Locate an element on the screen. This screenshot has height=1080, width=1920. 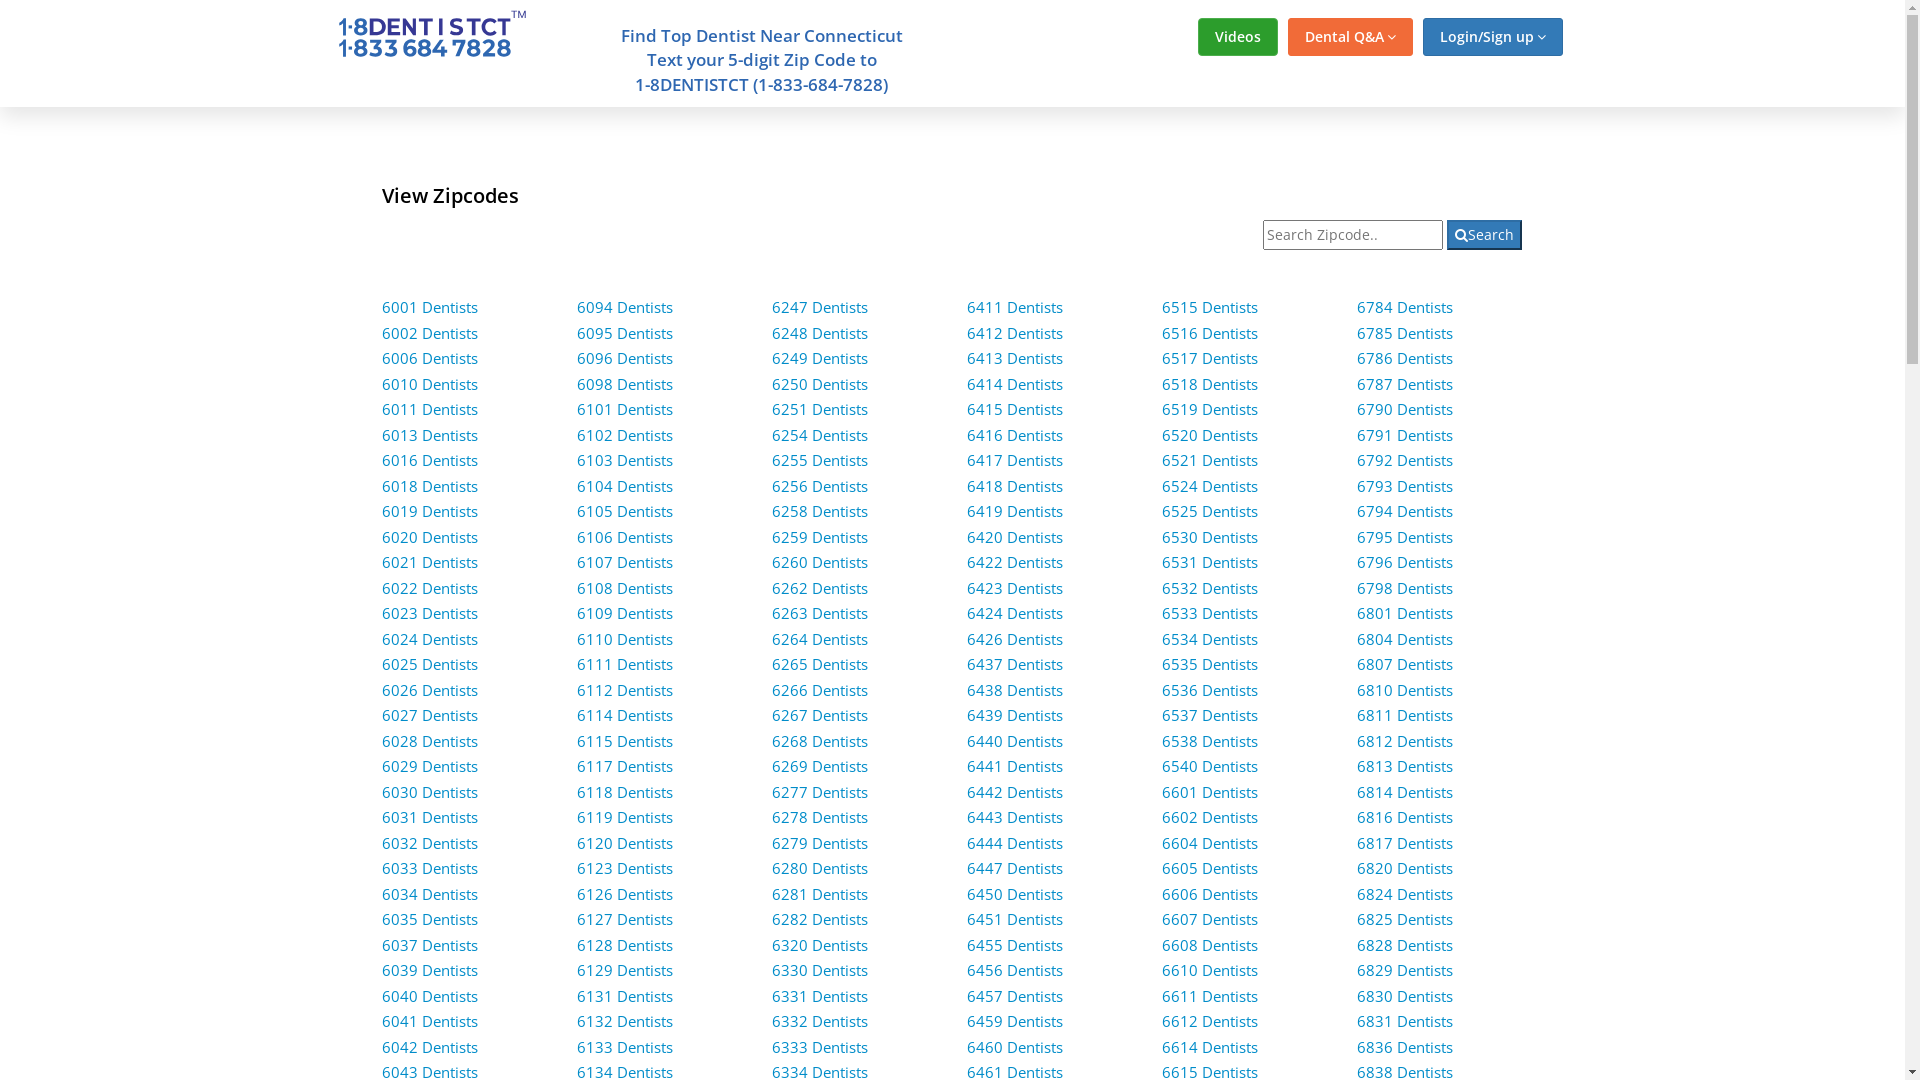
'6258 Dentists' is located at coordinates (771, 509).